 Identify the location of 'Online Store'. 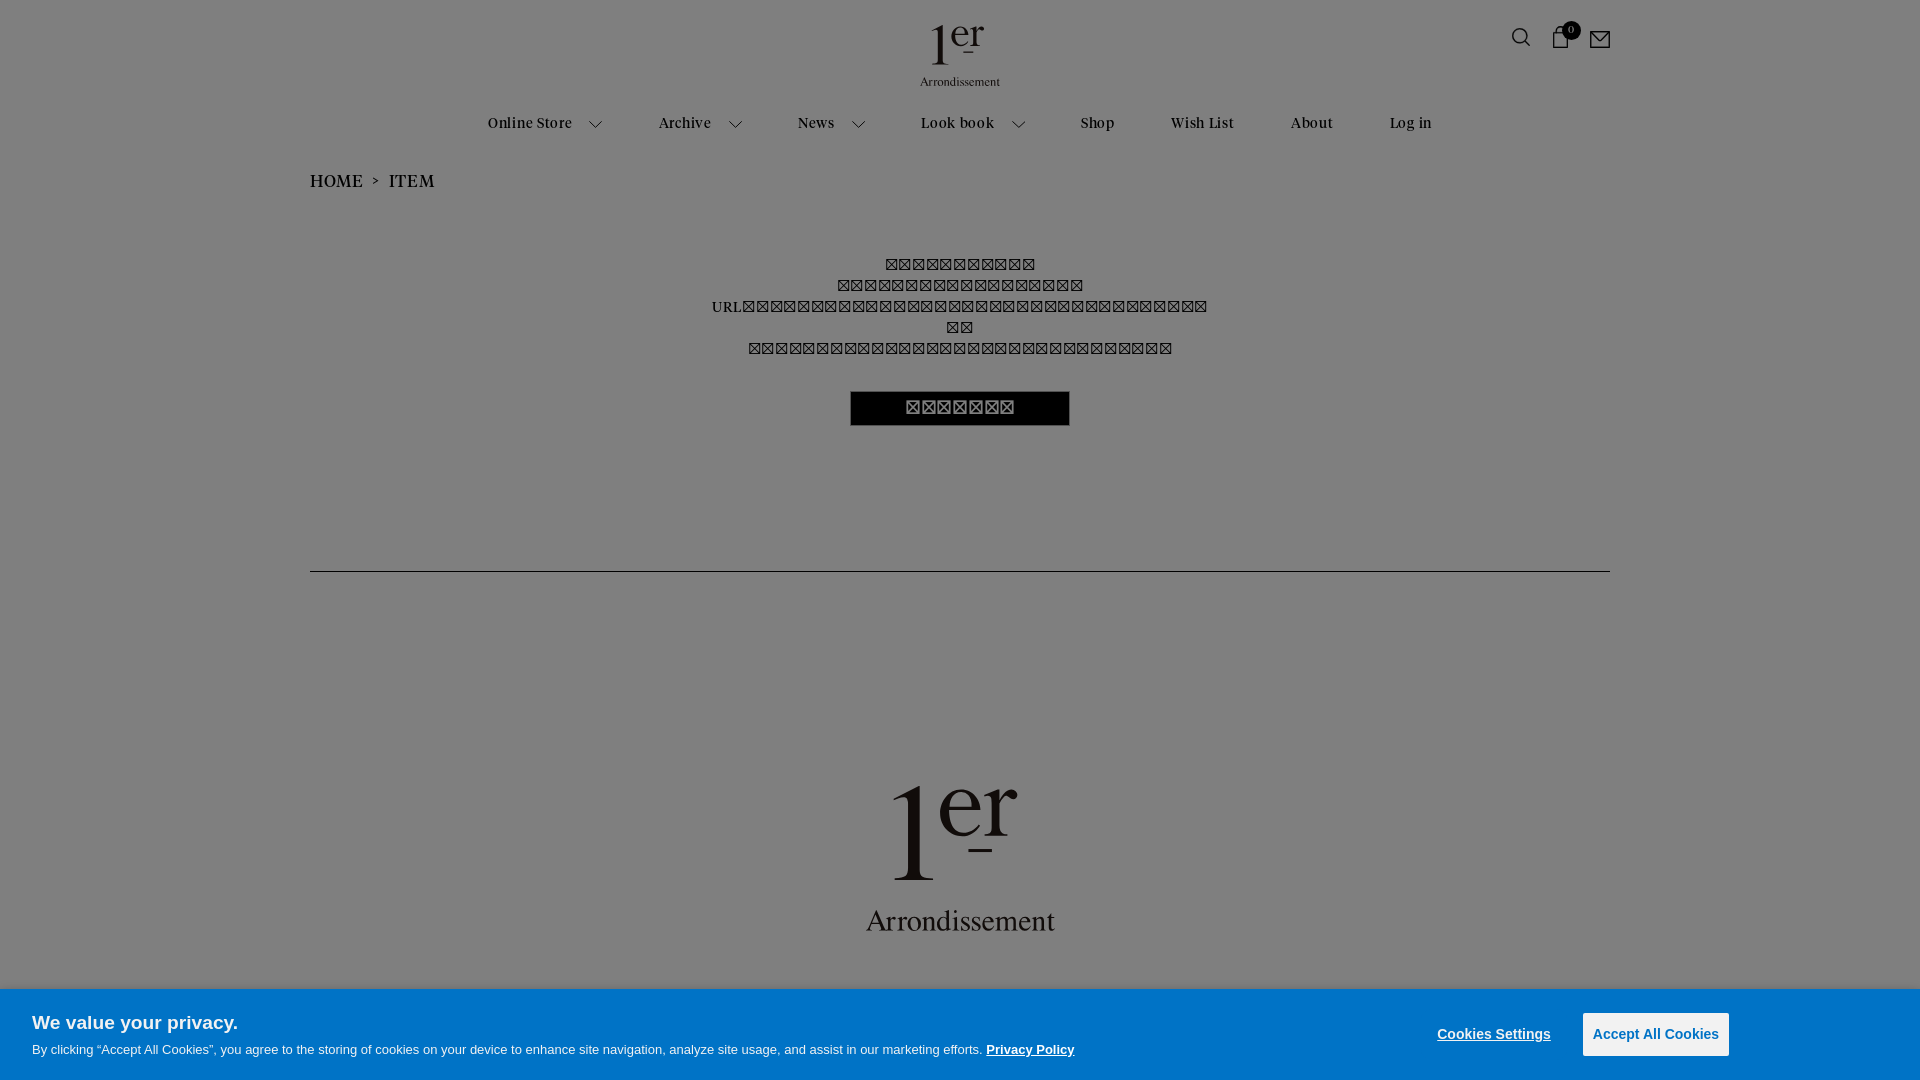
(545, 124).